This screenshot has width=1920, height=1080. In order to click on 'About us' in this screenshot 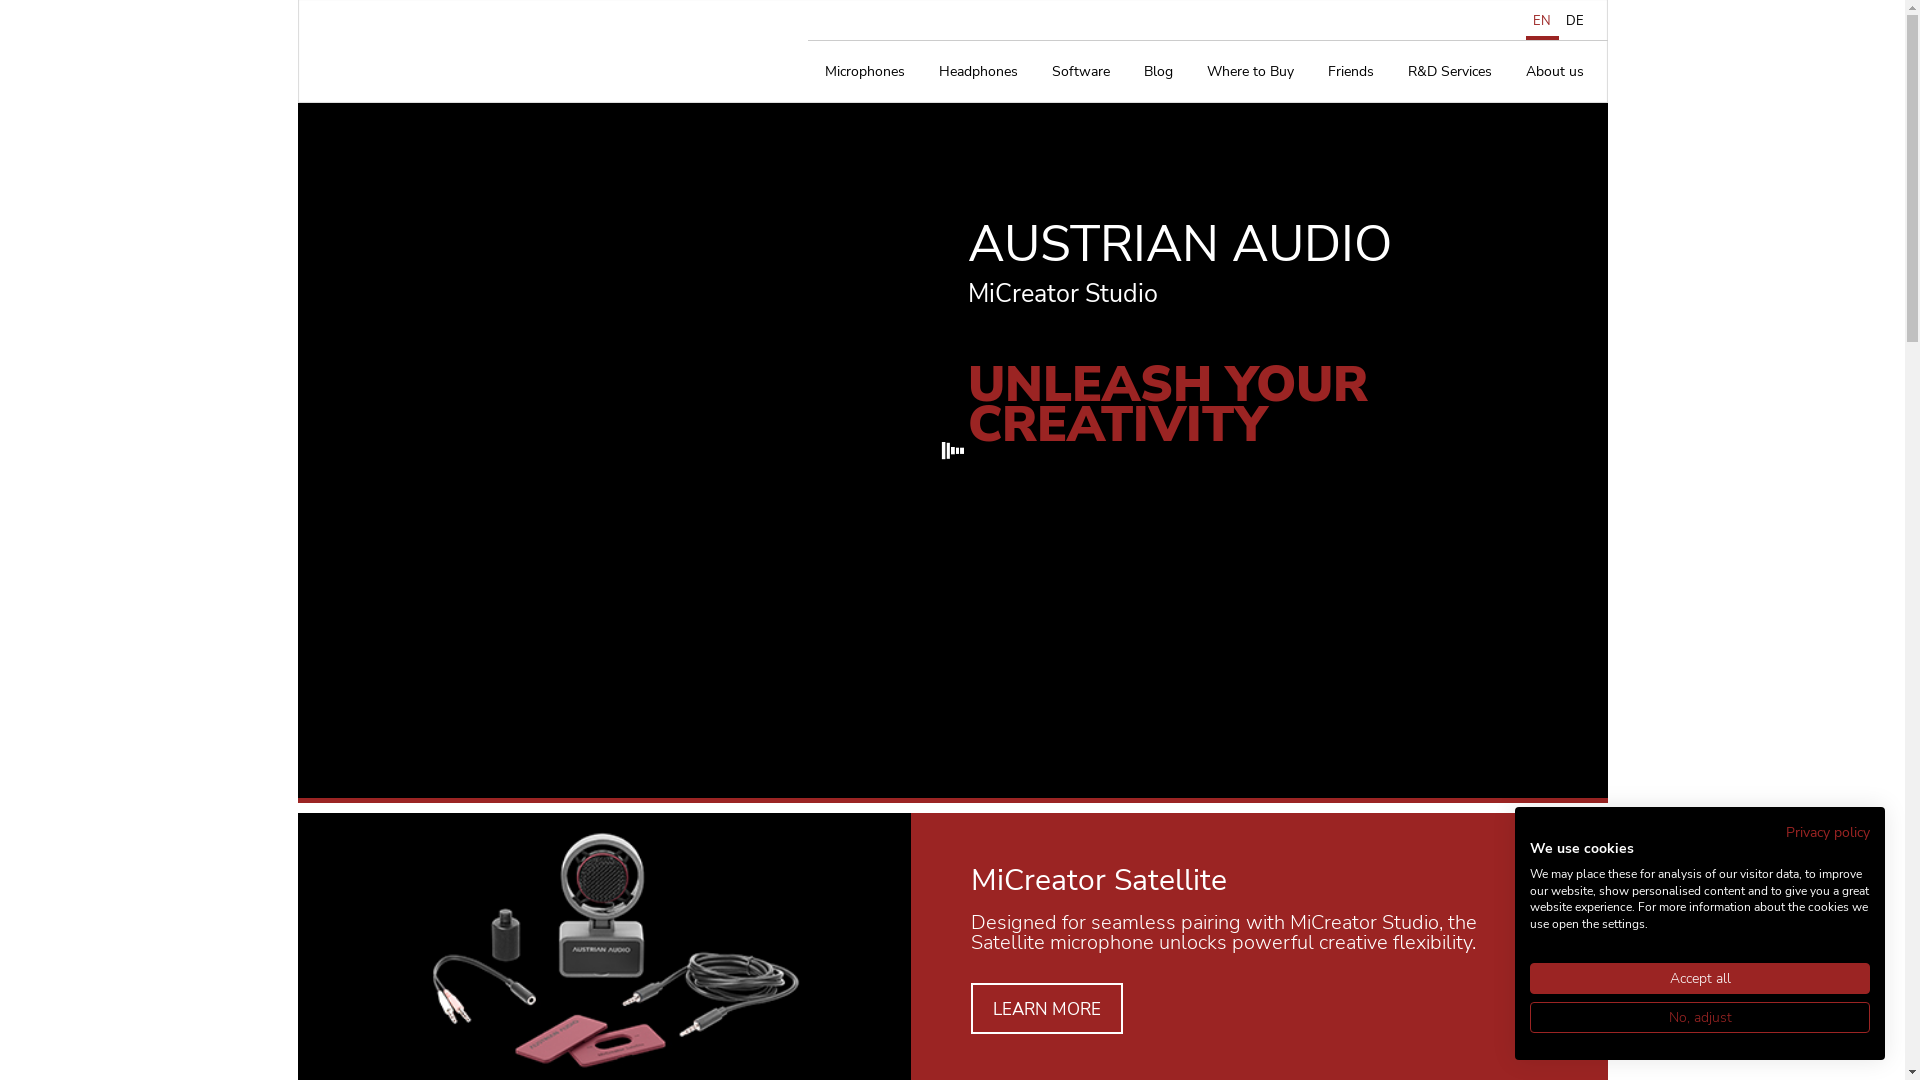, I will do `click(1553, 71)`.